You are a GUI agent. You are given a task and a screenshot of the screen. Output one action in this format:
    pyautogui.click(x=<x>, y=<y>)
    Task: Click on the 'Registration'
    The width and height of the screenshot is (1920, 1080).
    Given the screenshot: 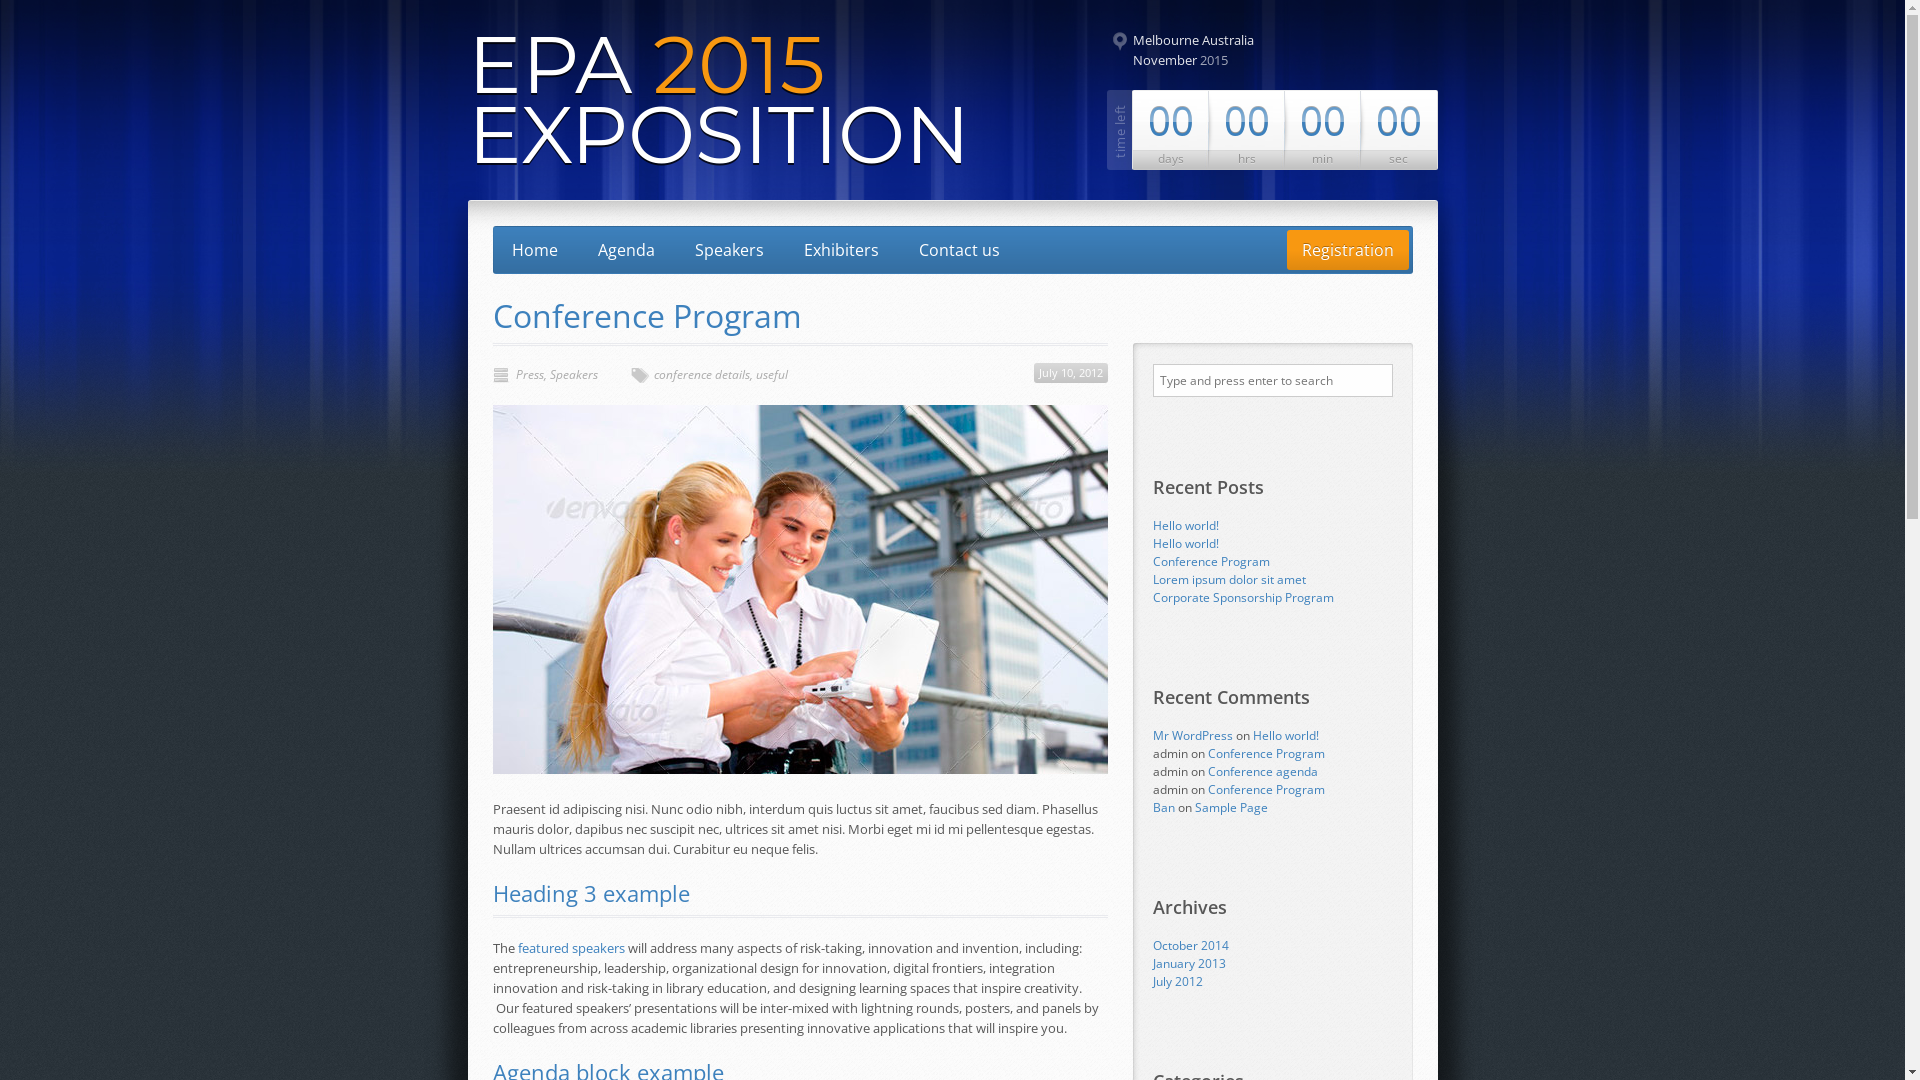 What is the action you would take?
    pyautogui.click(x=1347, y=249)
    